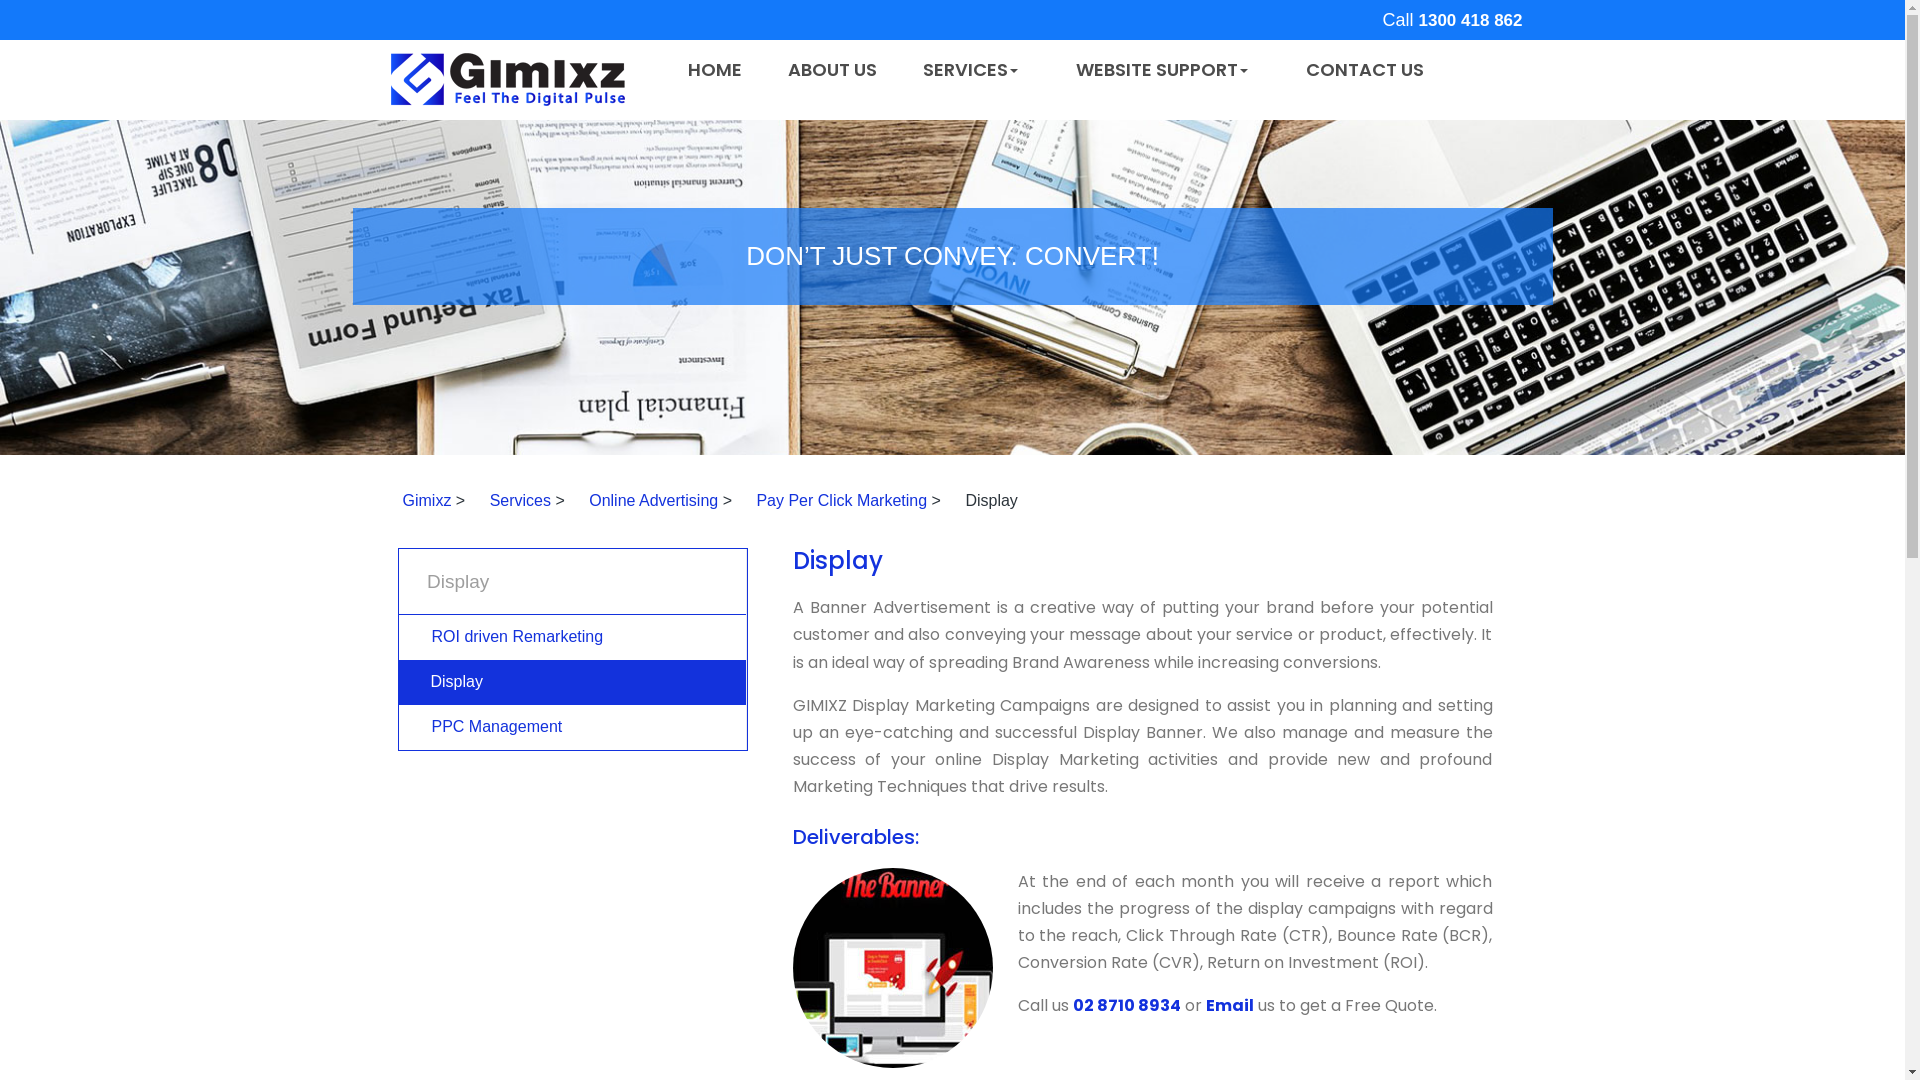 This screenshot has width=1920, height=1080. Describe the element at coordinates (836, 499) in the screenshot. I see `'Pay Per Click Marketing'` at that location.